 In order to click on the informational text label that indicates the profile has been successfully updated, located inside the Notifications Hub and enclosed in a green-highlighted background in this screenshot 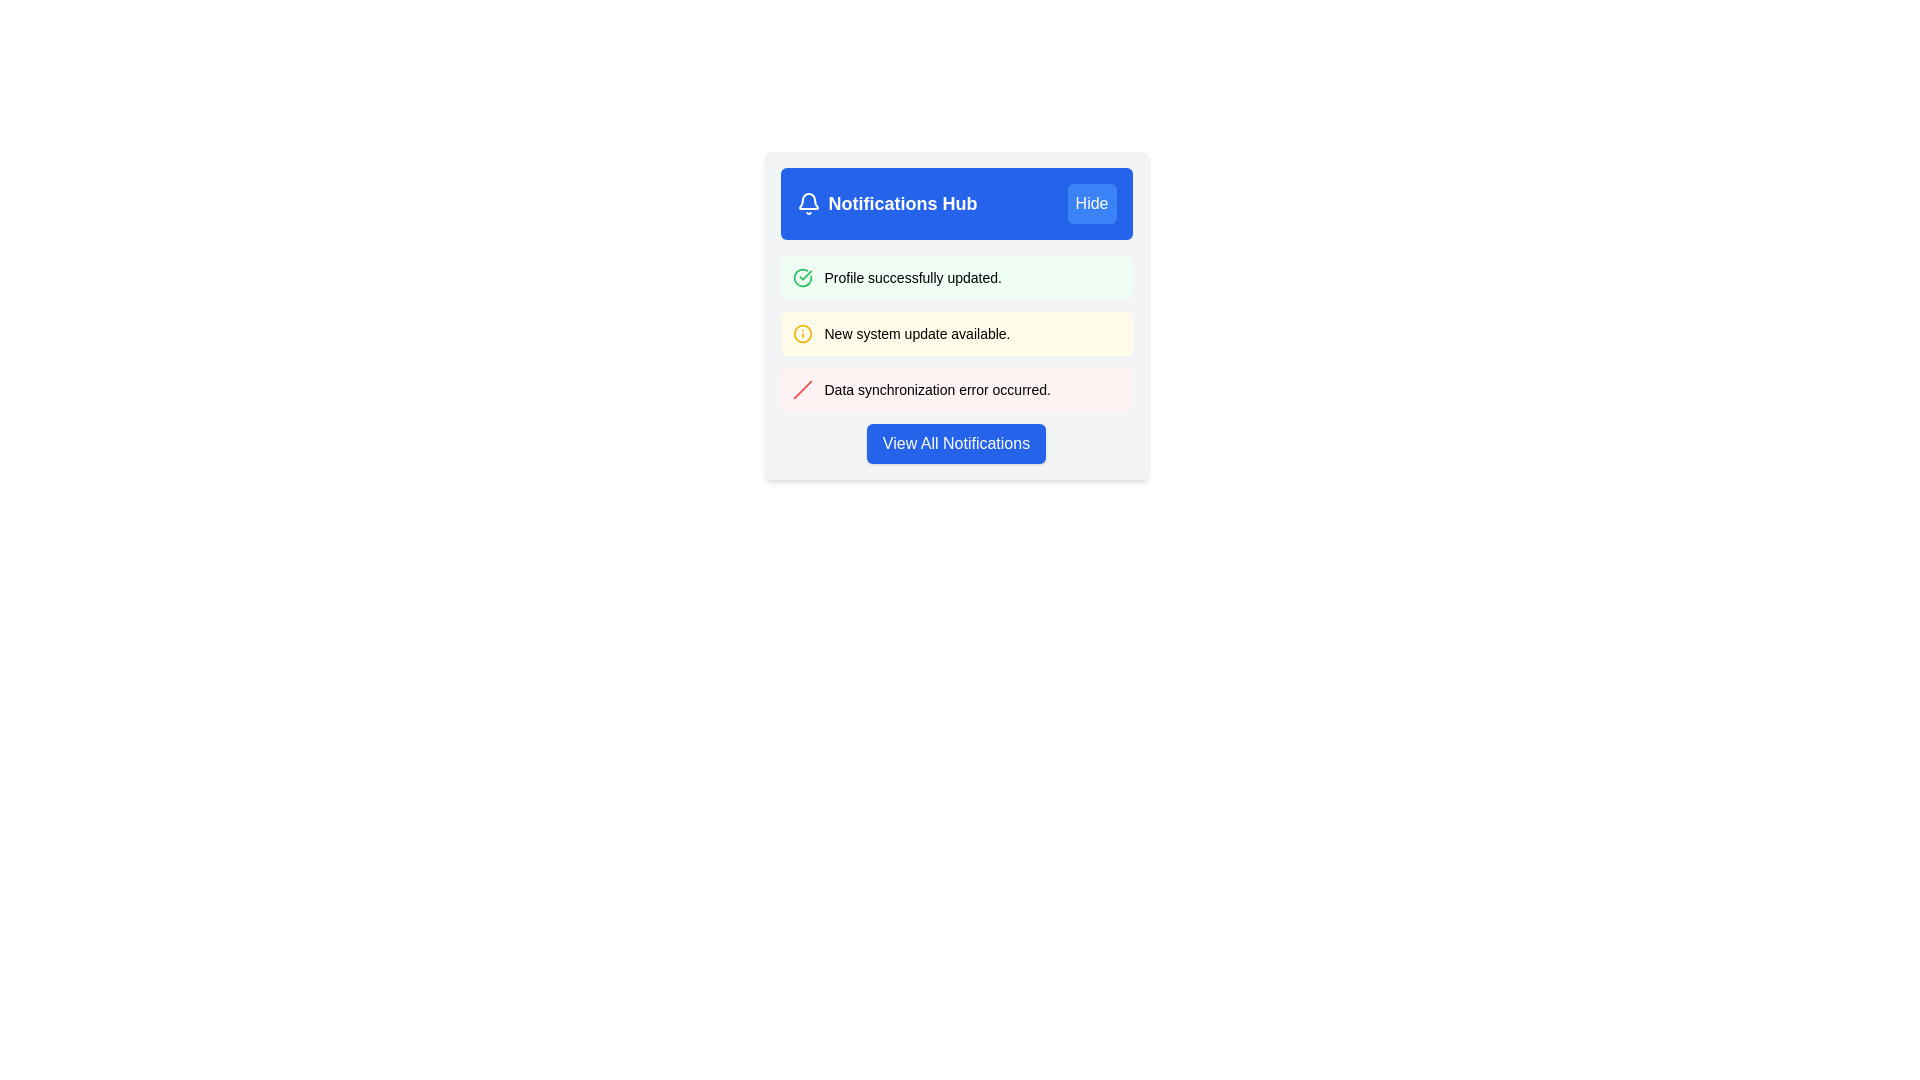, I will do `click(912, 277)`.